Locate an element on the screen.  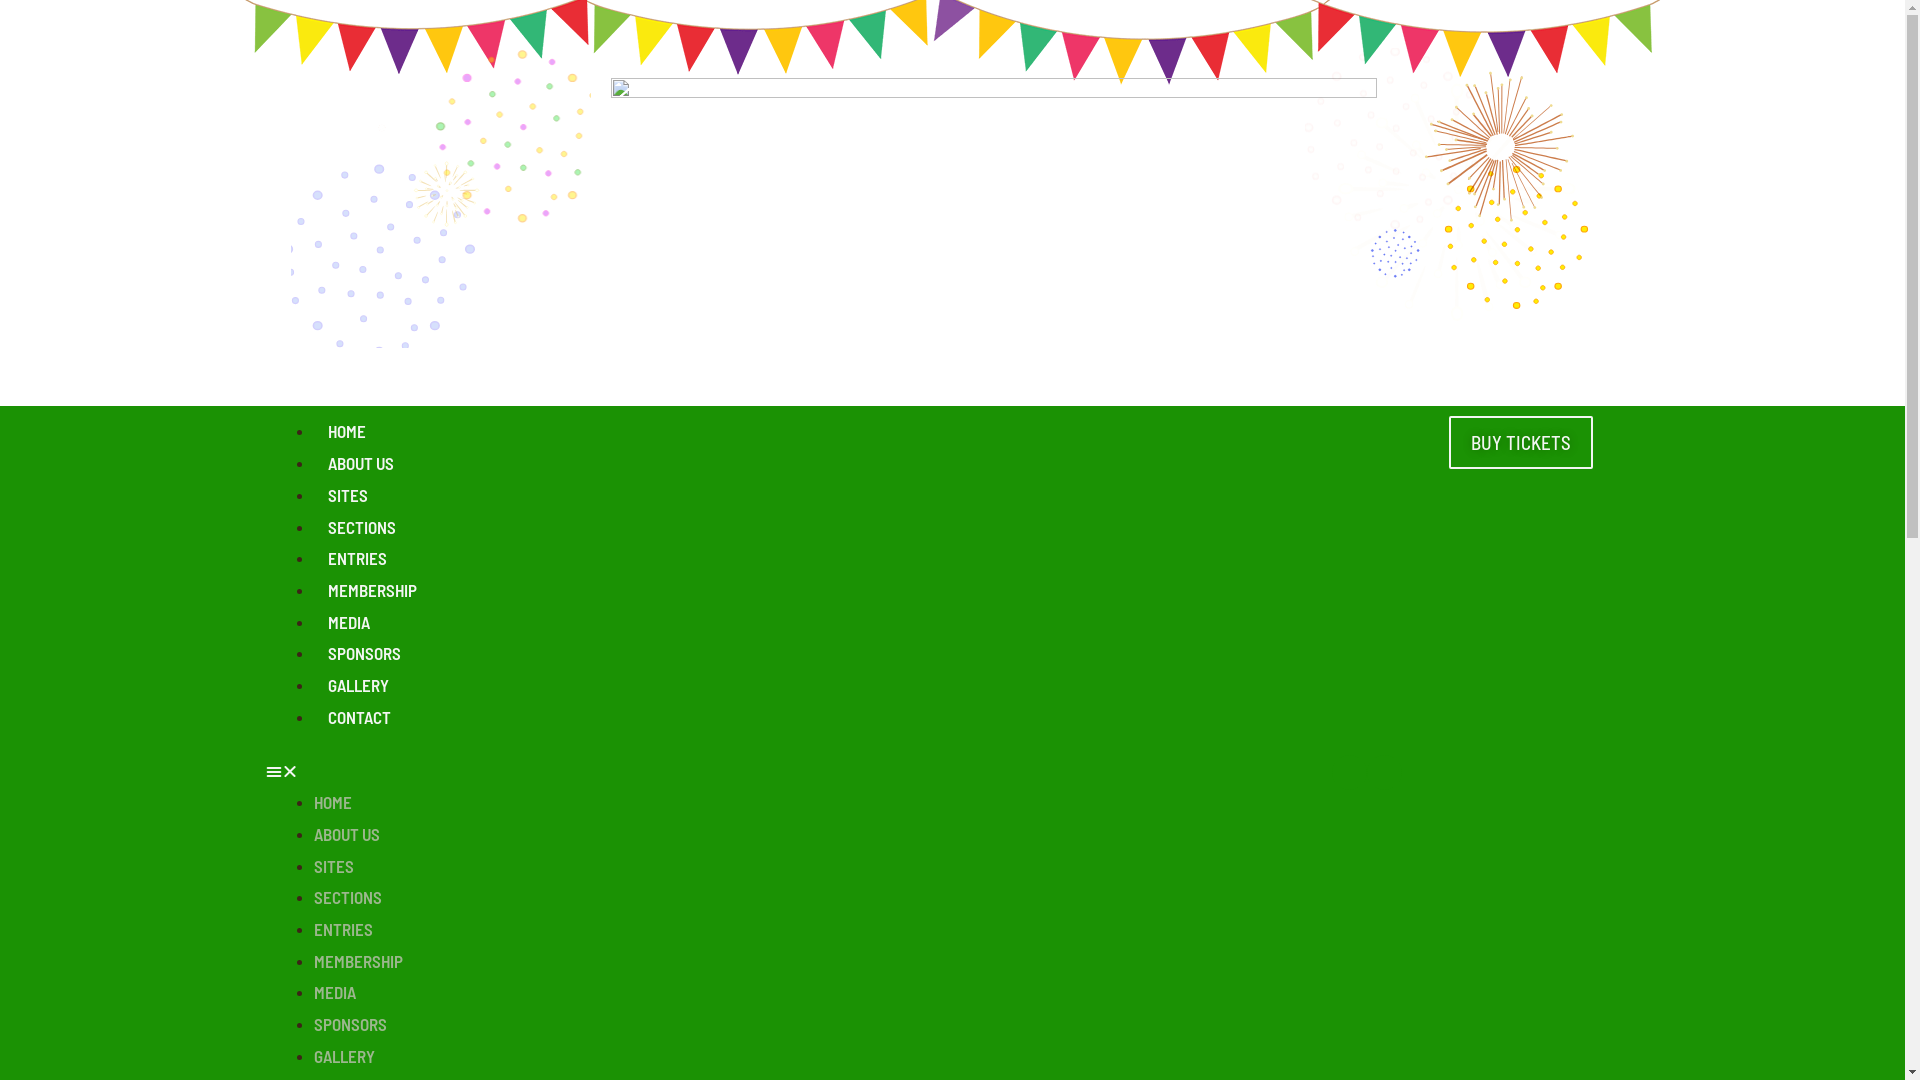
'HOME' is located at coordinates (332, 801).